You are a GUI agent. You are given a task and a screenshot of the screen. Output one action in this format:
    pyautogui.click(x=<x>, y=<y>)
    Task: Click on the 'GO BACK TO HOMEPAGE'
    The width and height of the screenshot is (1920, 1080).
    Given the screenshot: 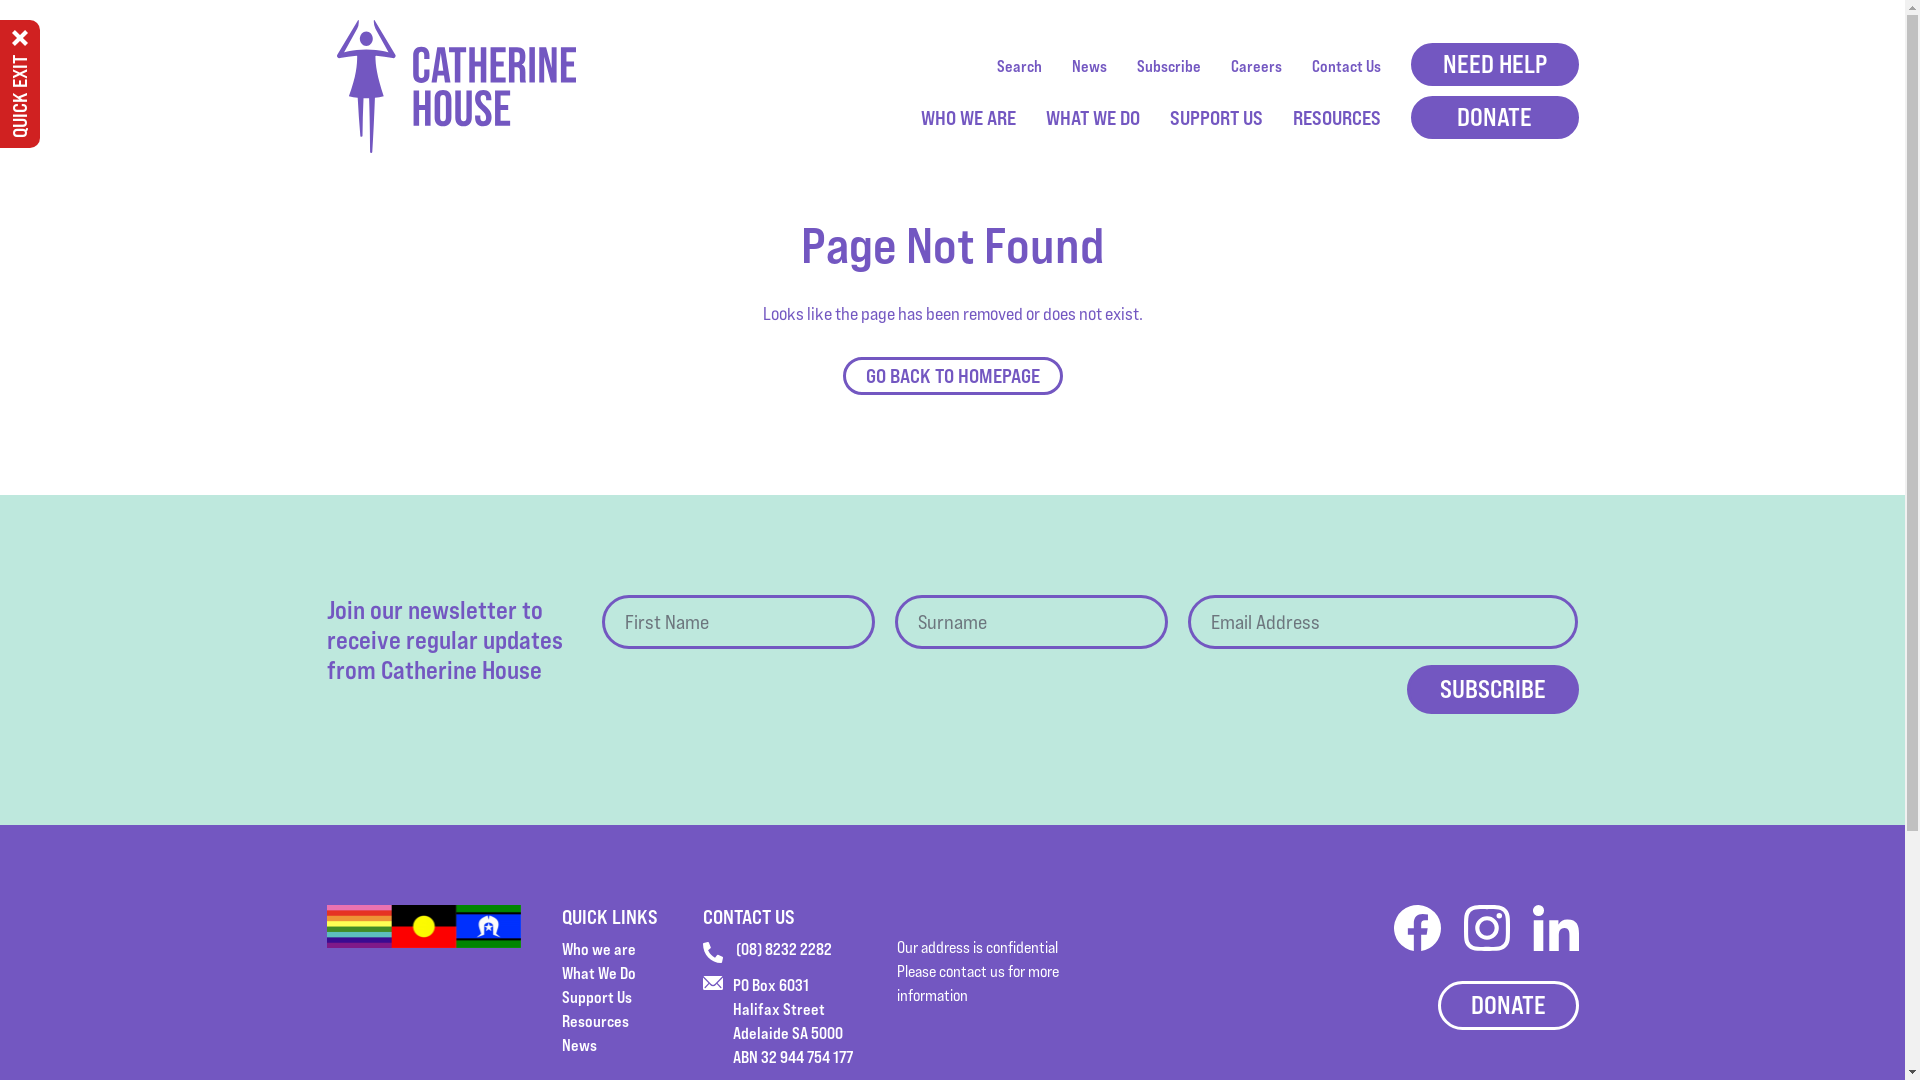 What is the action you would take?
    pyautogui.click(x=950, y=375)
    